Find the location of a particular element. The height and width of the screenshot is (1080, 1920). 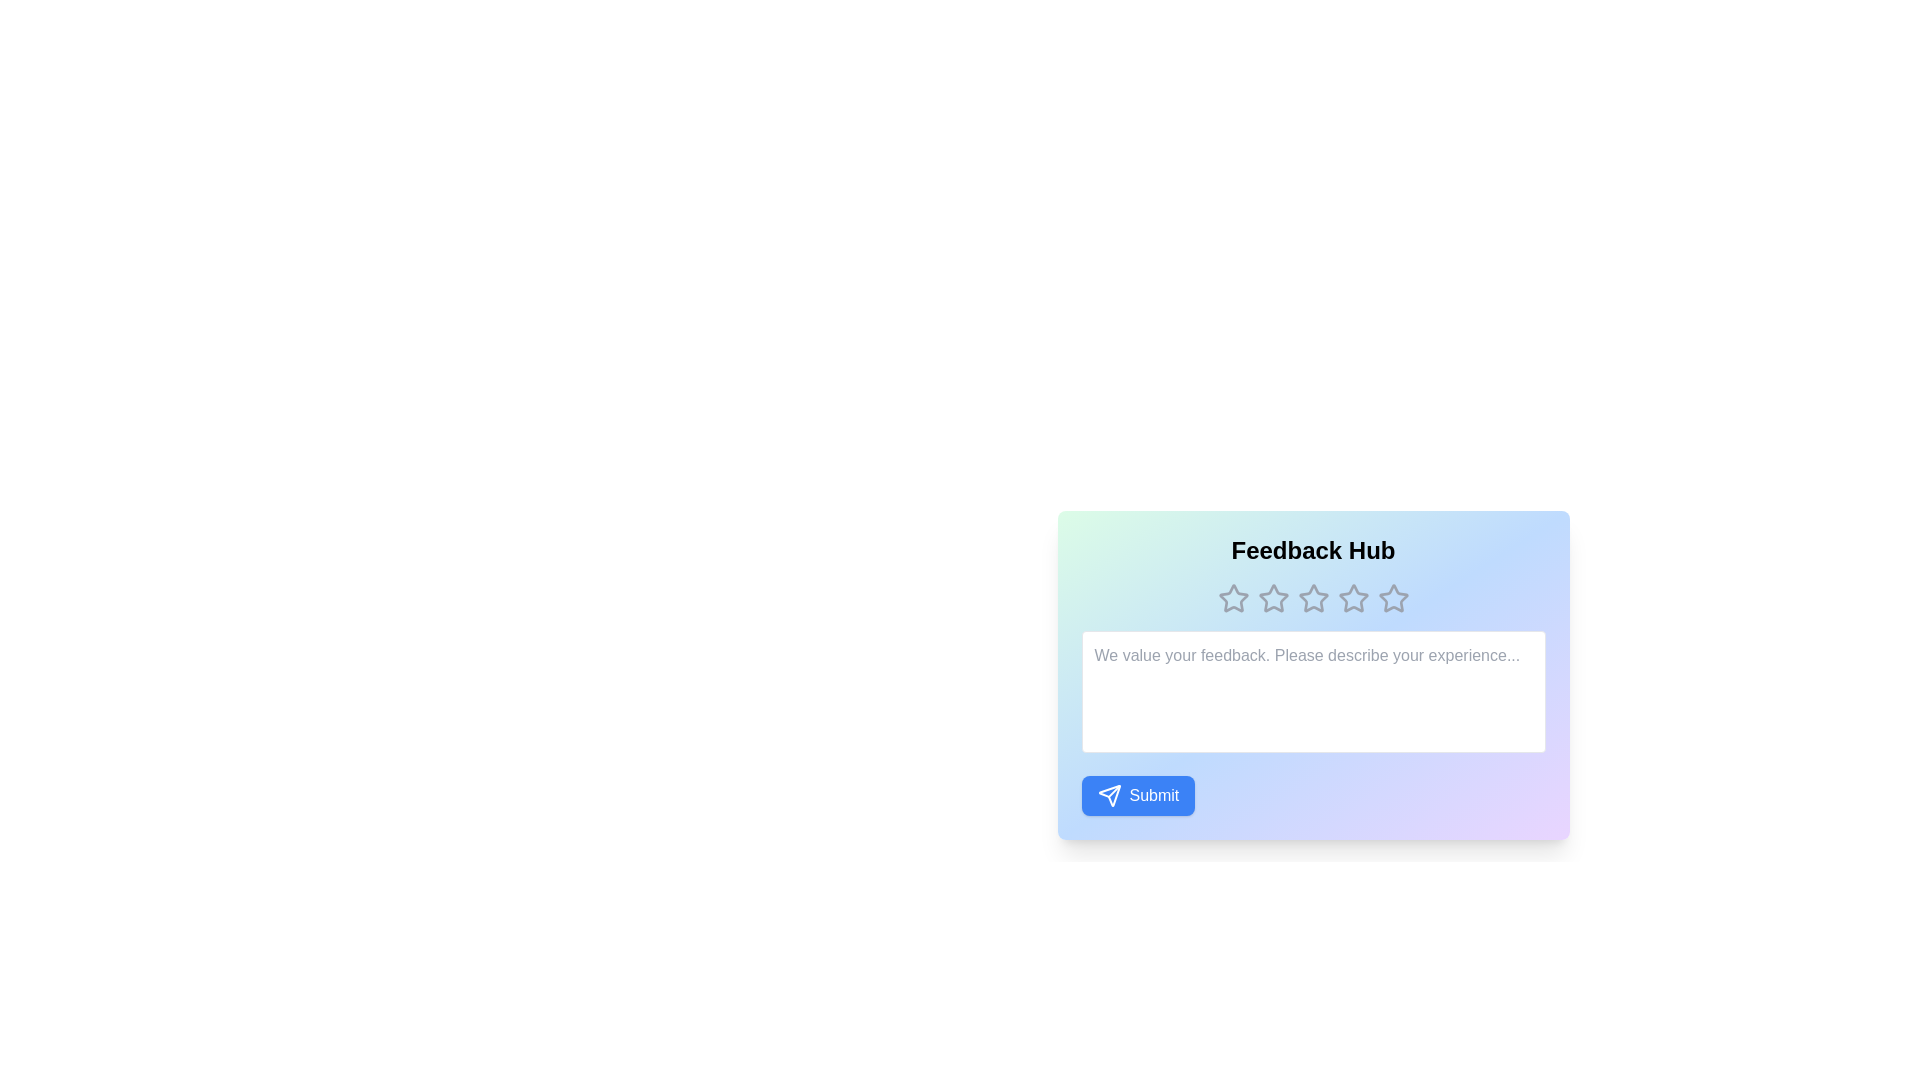

the star corresponding to the rating 3 is located at coordinates (1313, 597).